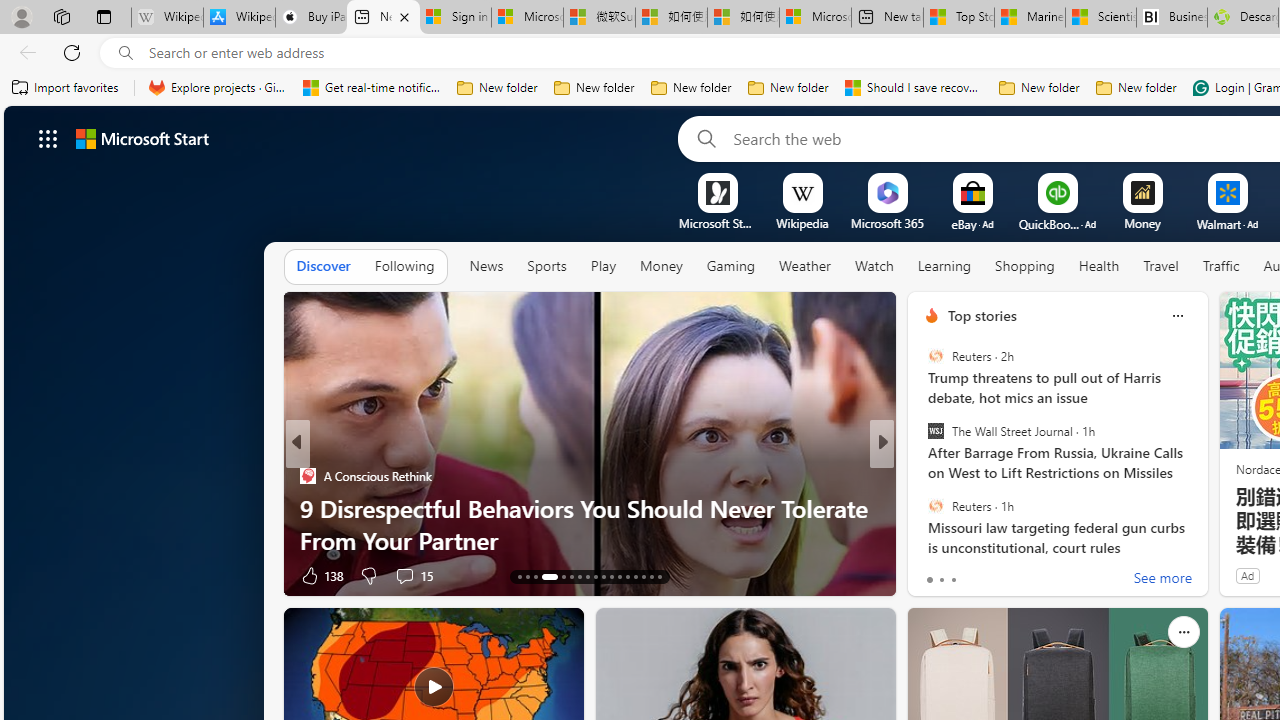 The image size is (1280, 720). Describe the element at coordinates (935, 575) in the screenshot. I see `'186 Like'` at that location.